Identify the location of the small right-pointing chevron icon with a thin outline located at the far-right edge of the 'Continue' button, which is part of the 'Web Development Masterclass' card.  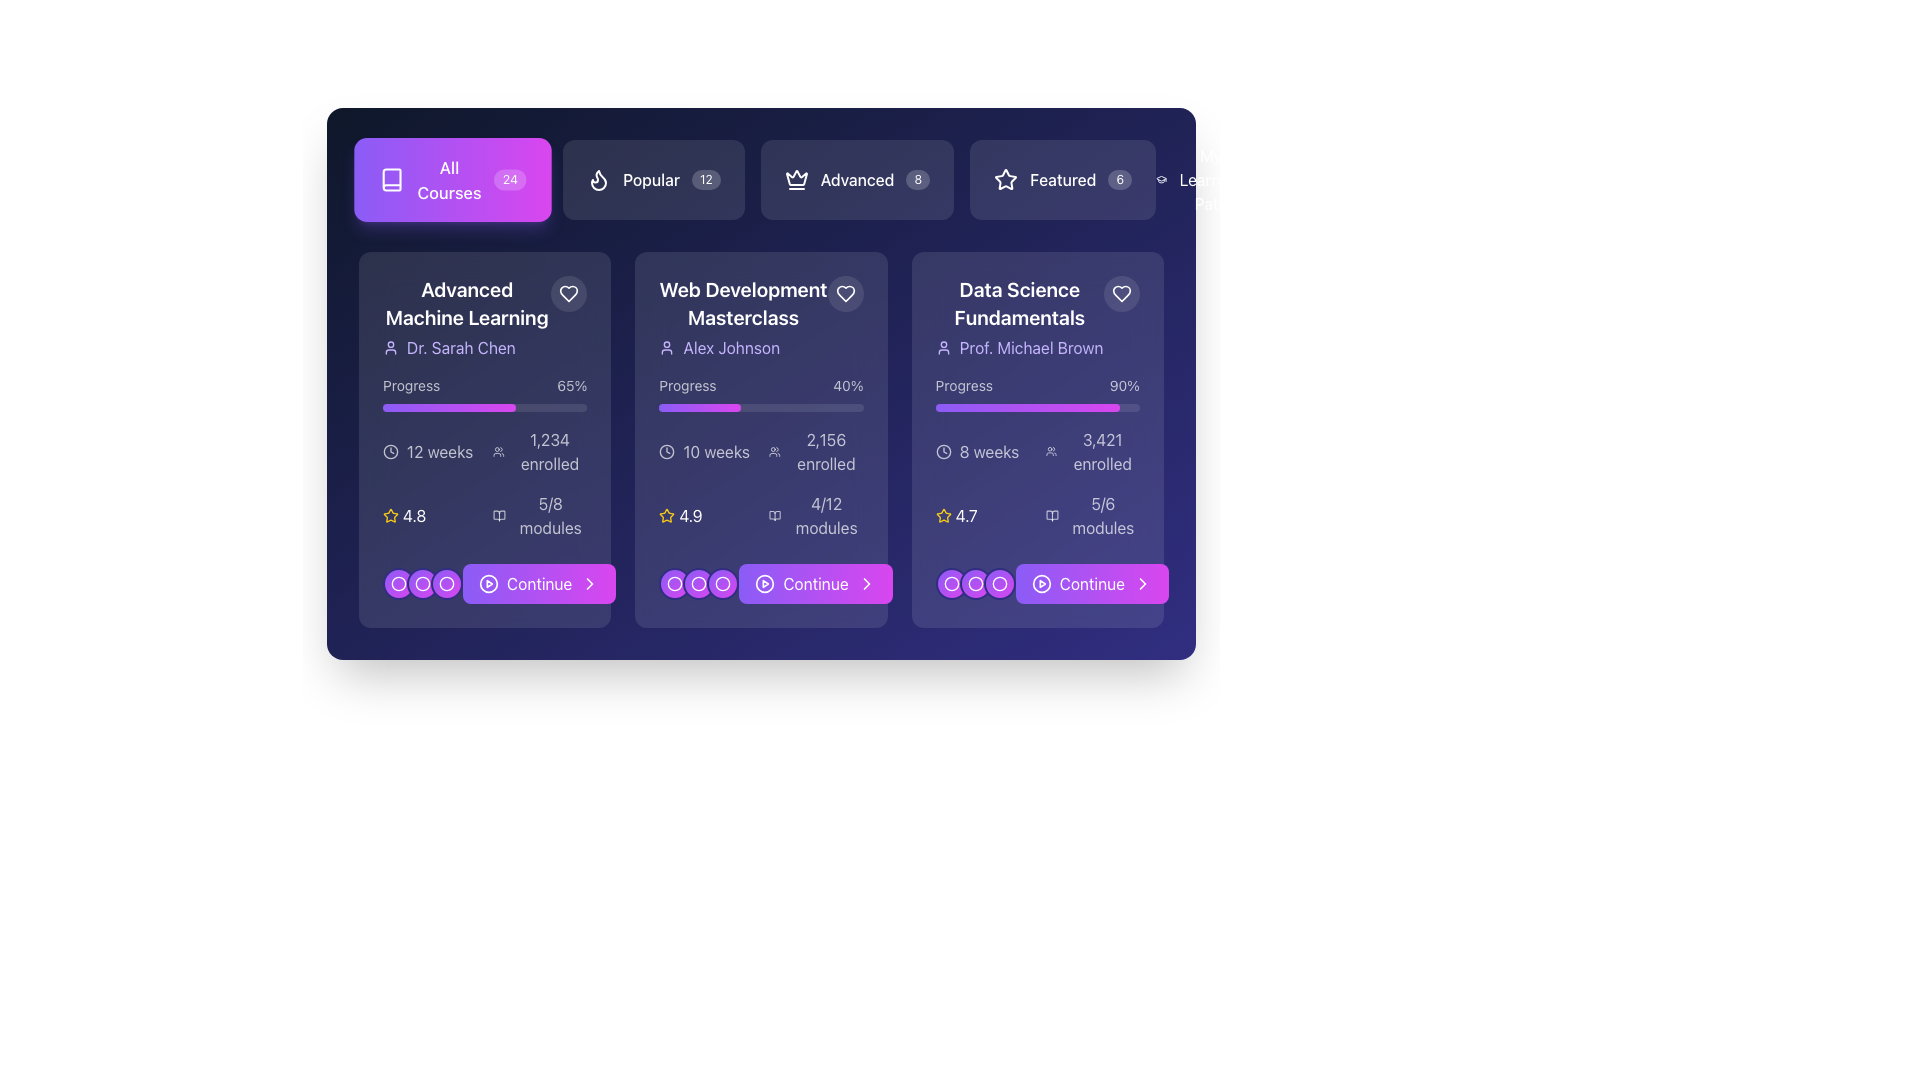
(866, 583).